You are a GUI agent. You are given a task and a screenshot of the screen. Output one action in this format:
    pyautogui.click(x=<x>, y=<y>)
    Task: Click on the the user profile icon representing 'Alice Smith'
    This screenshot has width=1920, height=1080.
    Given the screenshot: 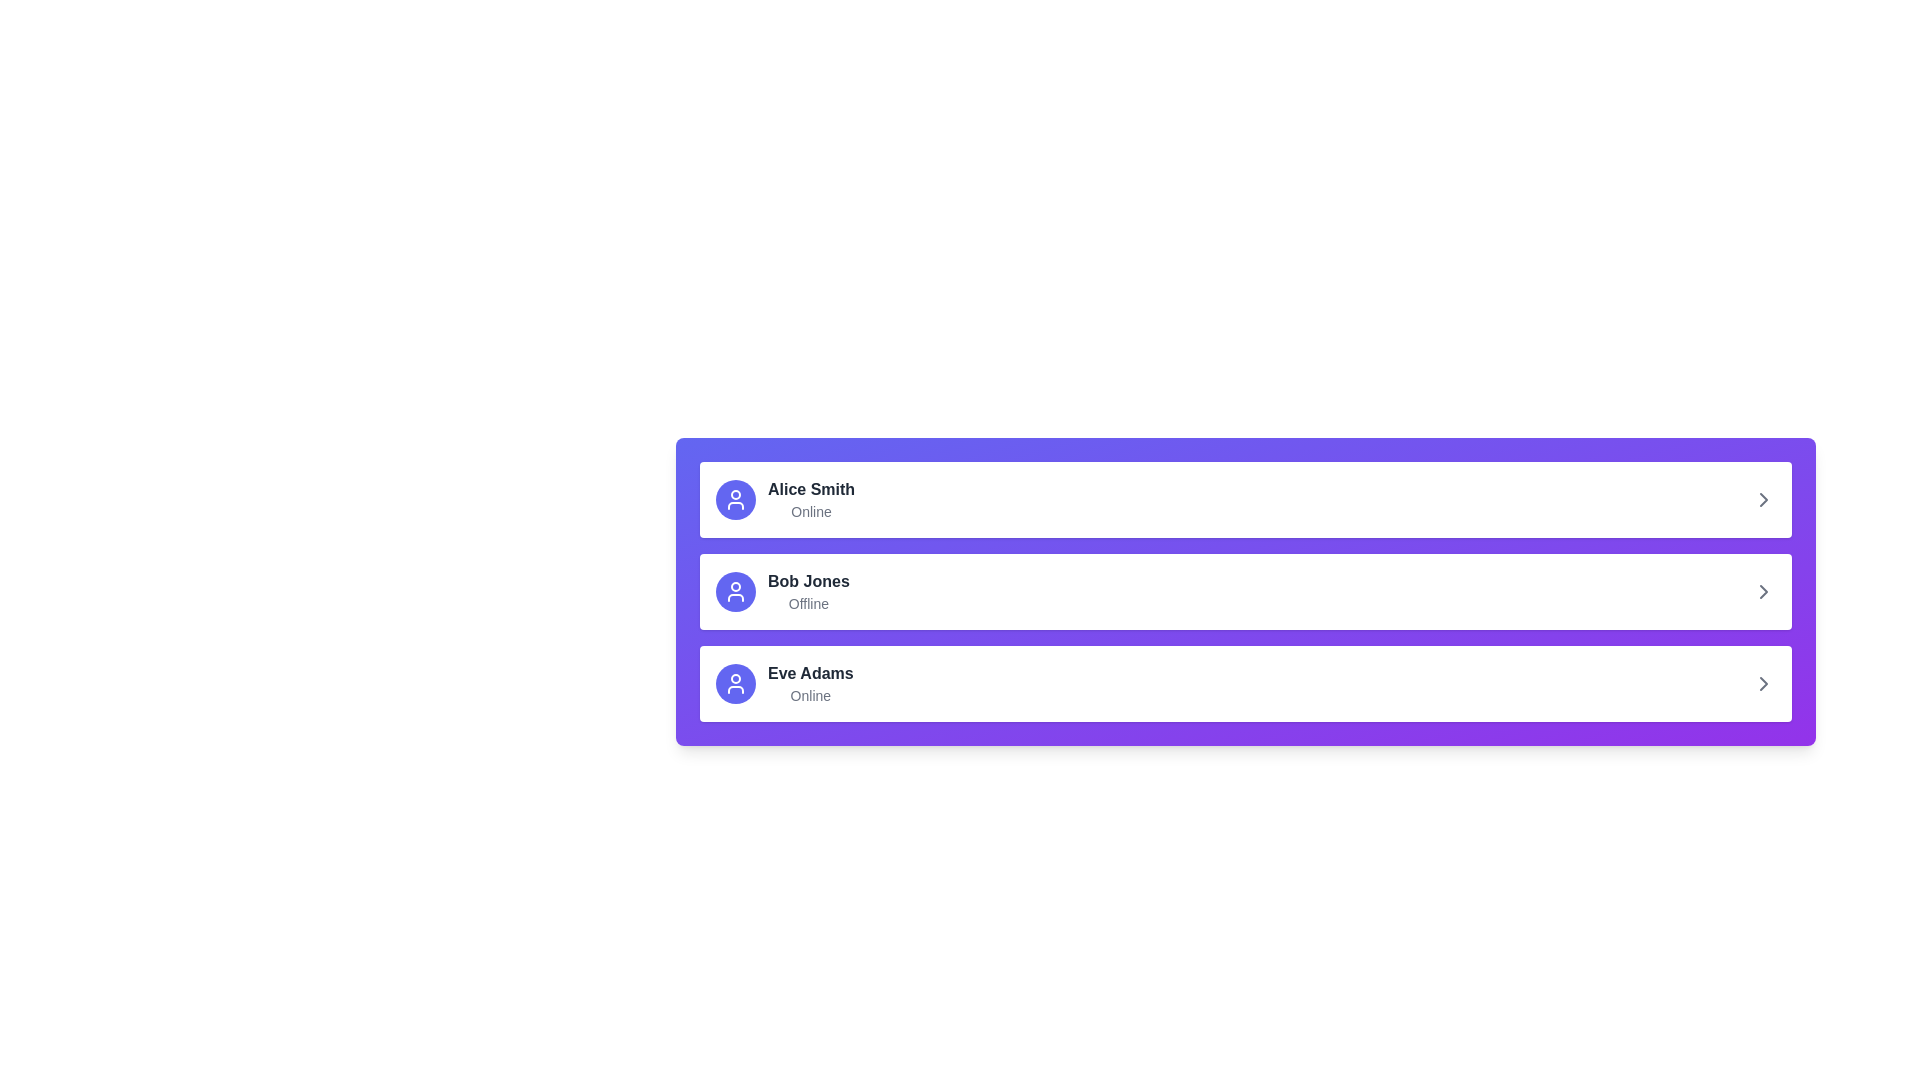 What is the action you would take?
    pyautogui.click(x=734, y=499)
    